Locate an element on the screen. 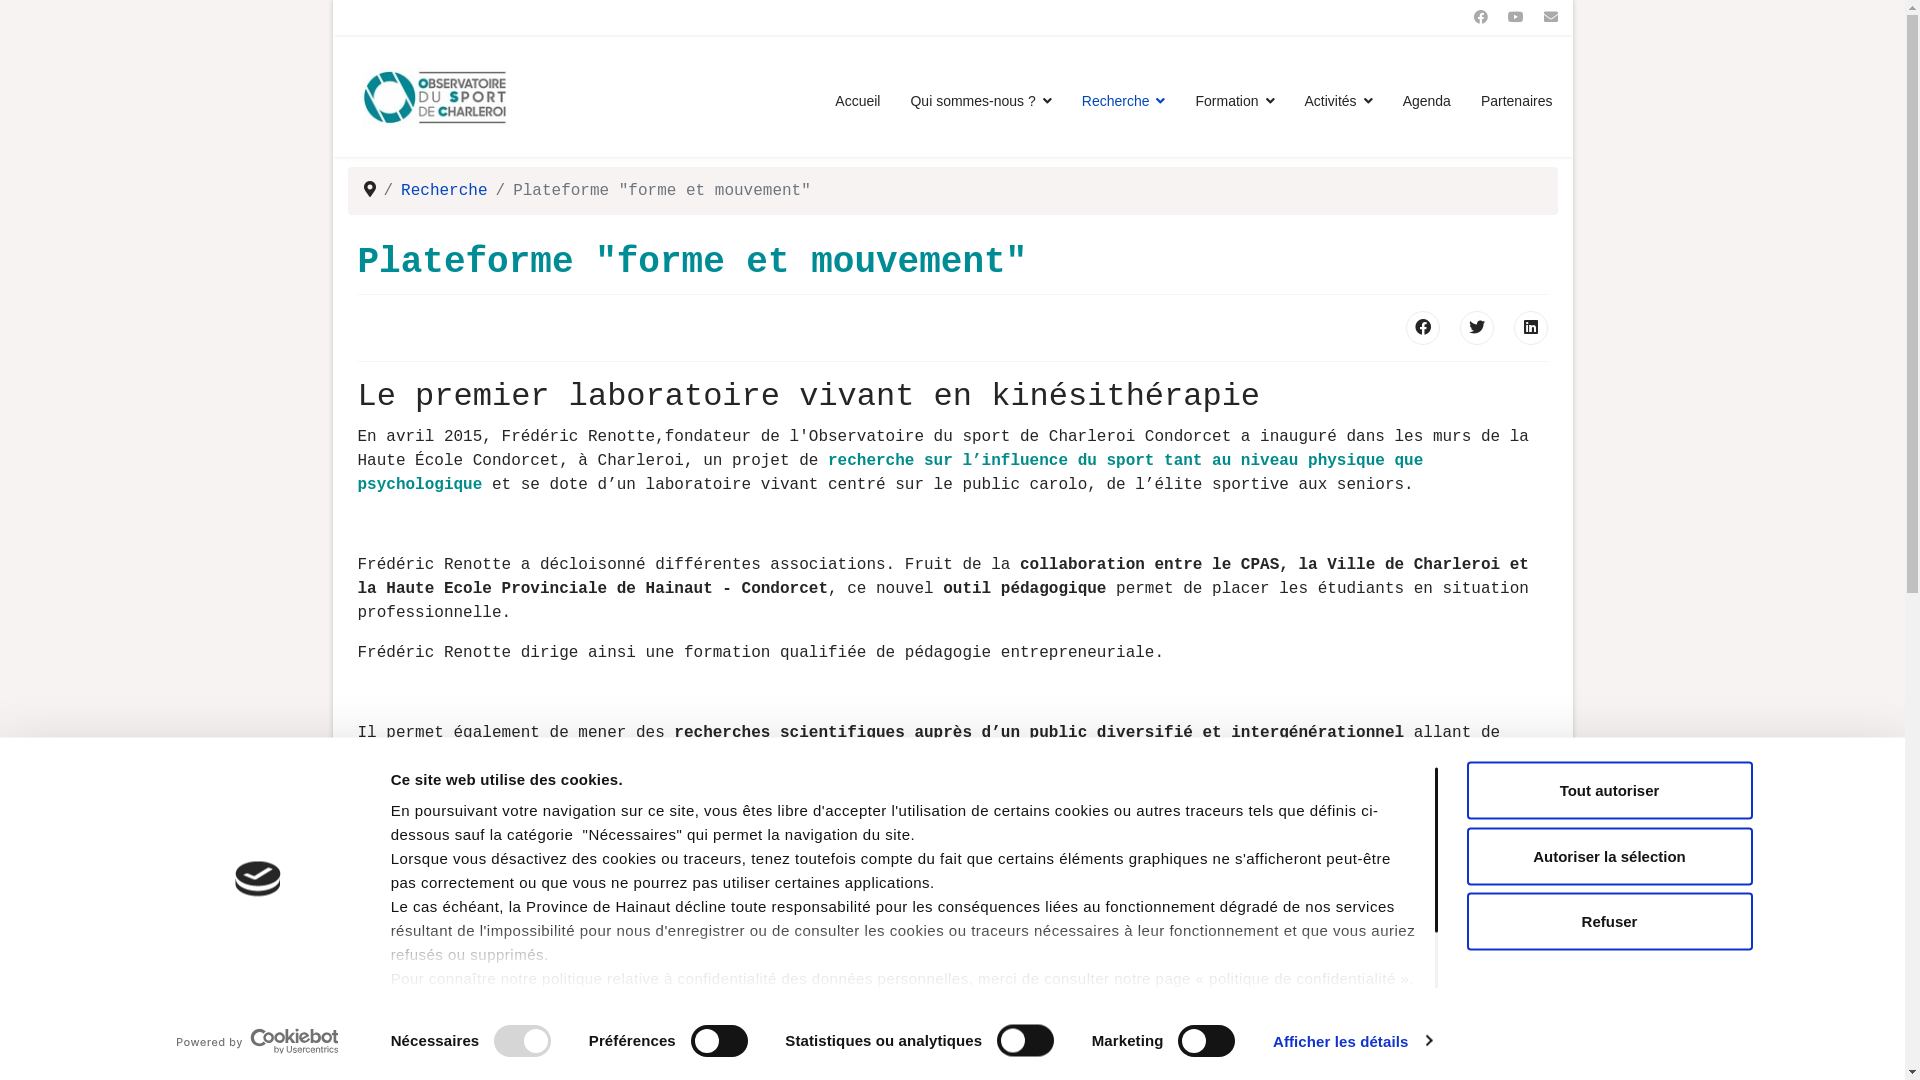 The image size is (1920, 1080). 'Tout autoriser' is located at coordinates (1608, 789).